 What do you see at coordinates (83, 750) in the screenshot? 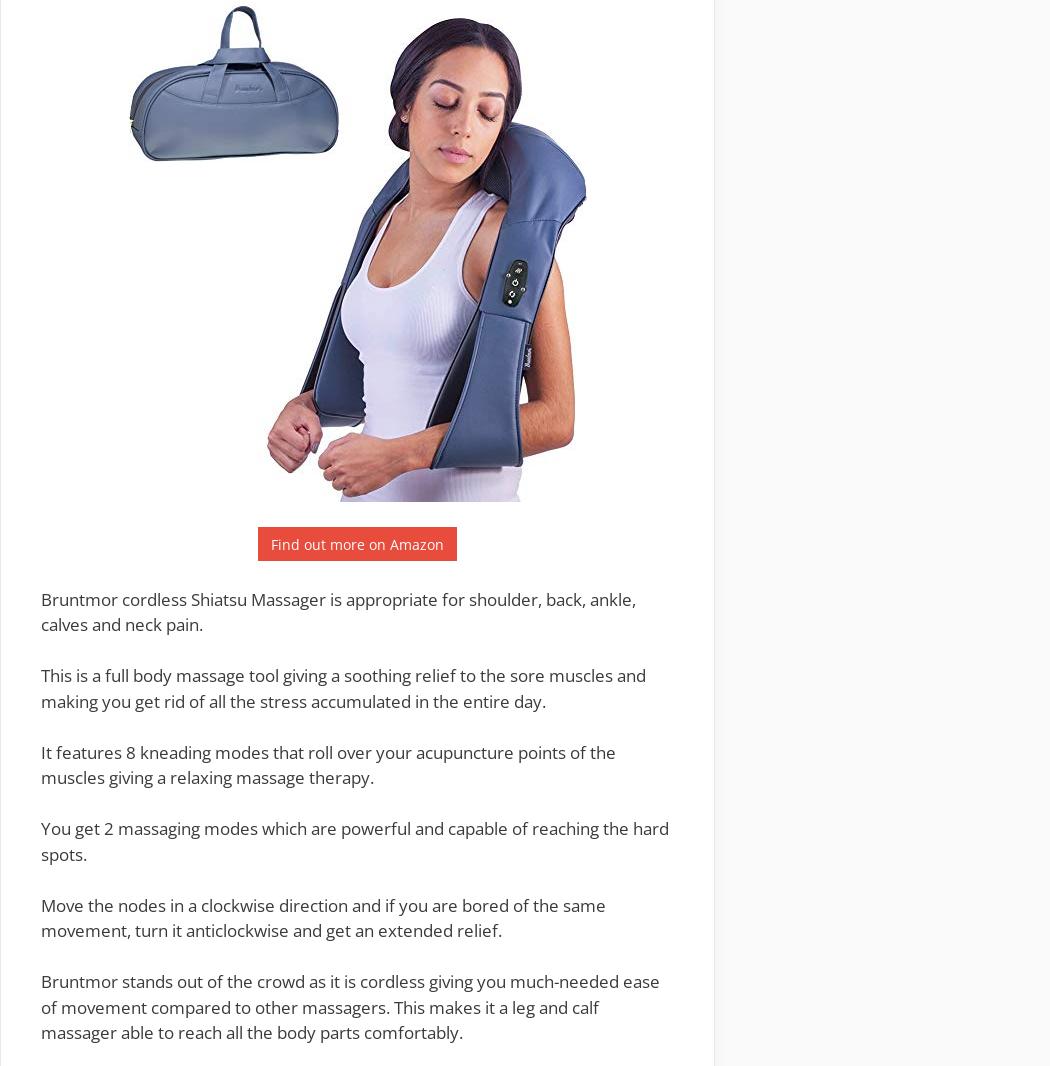
I see `'It features'` at bounding box center [83, 750].